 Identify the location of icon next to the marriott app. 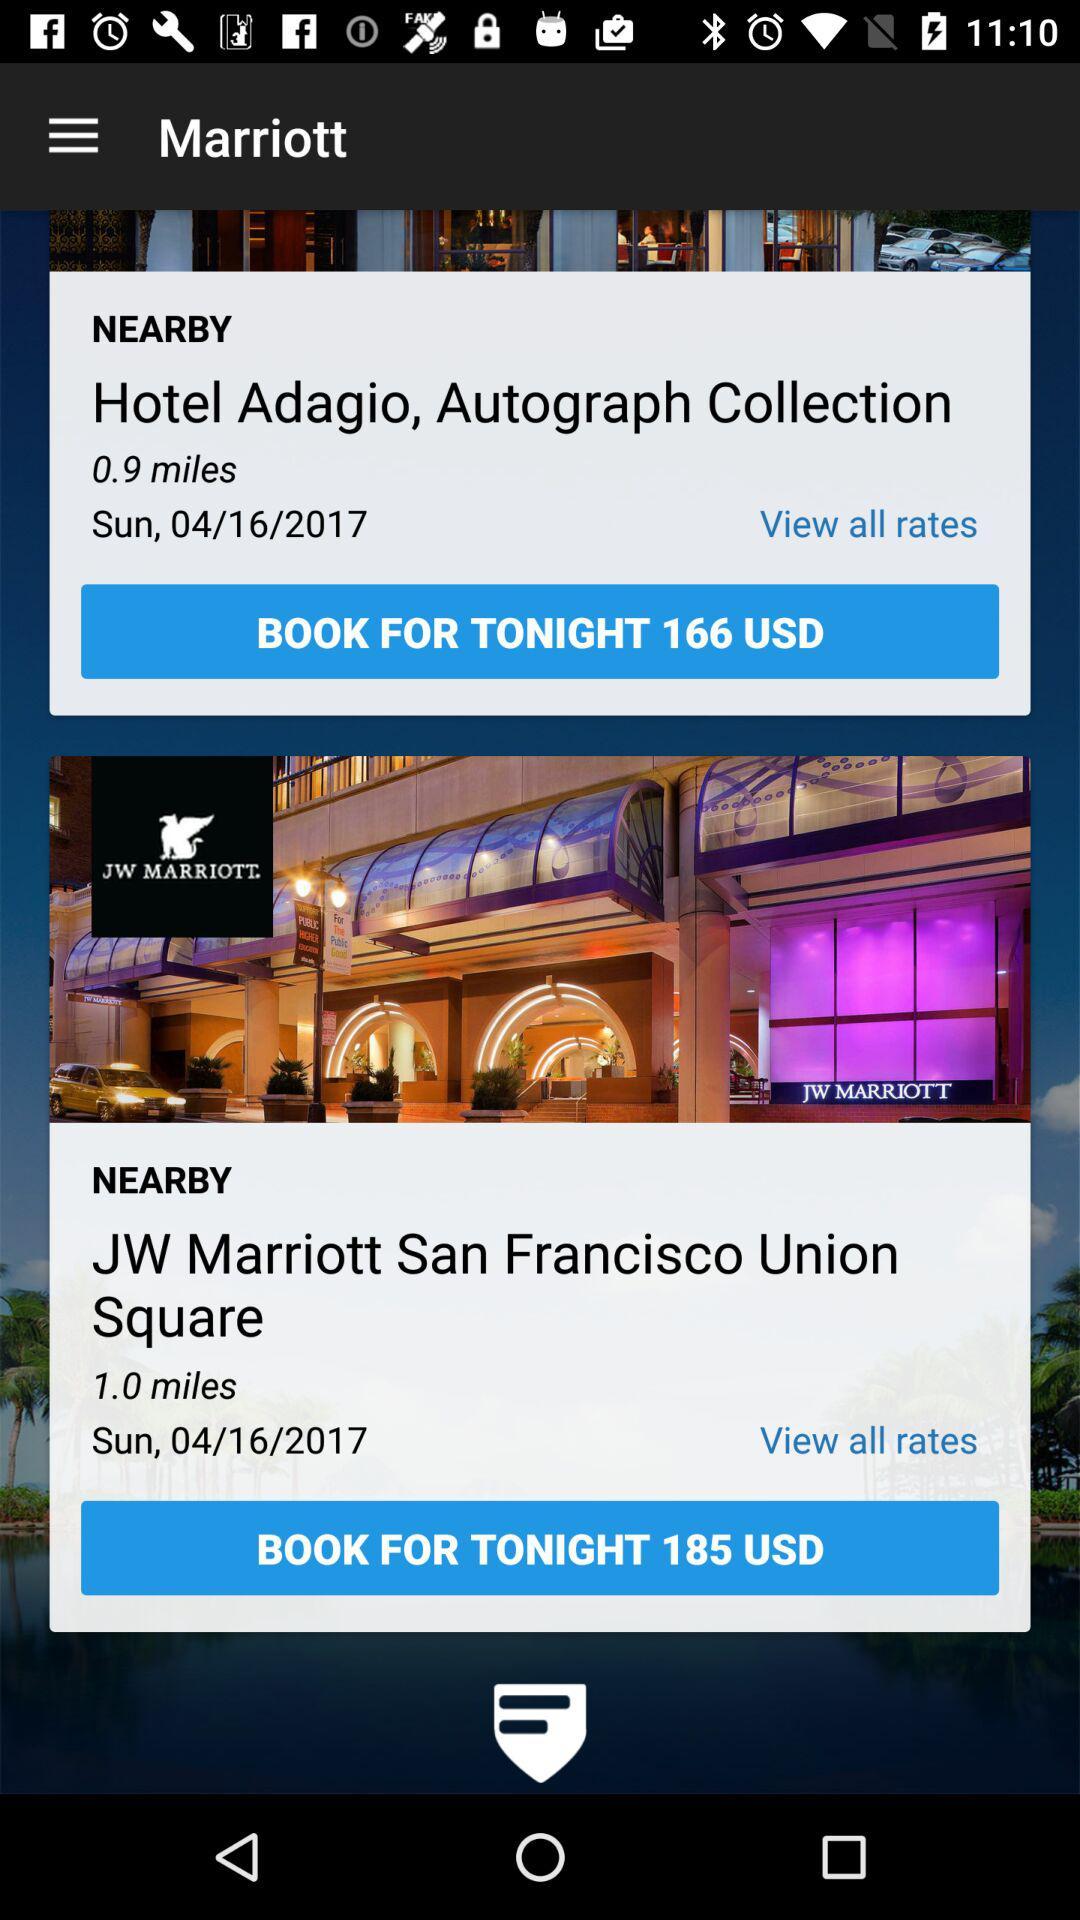
(72, 135).